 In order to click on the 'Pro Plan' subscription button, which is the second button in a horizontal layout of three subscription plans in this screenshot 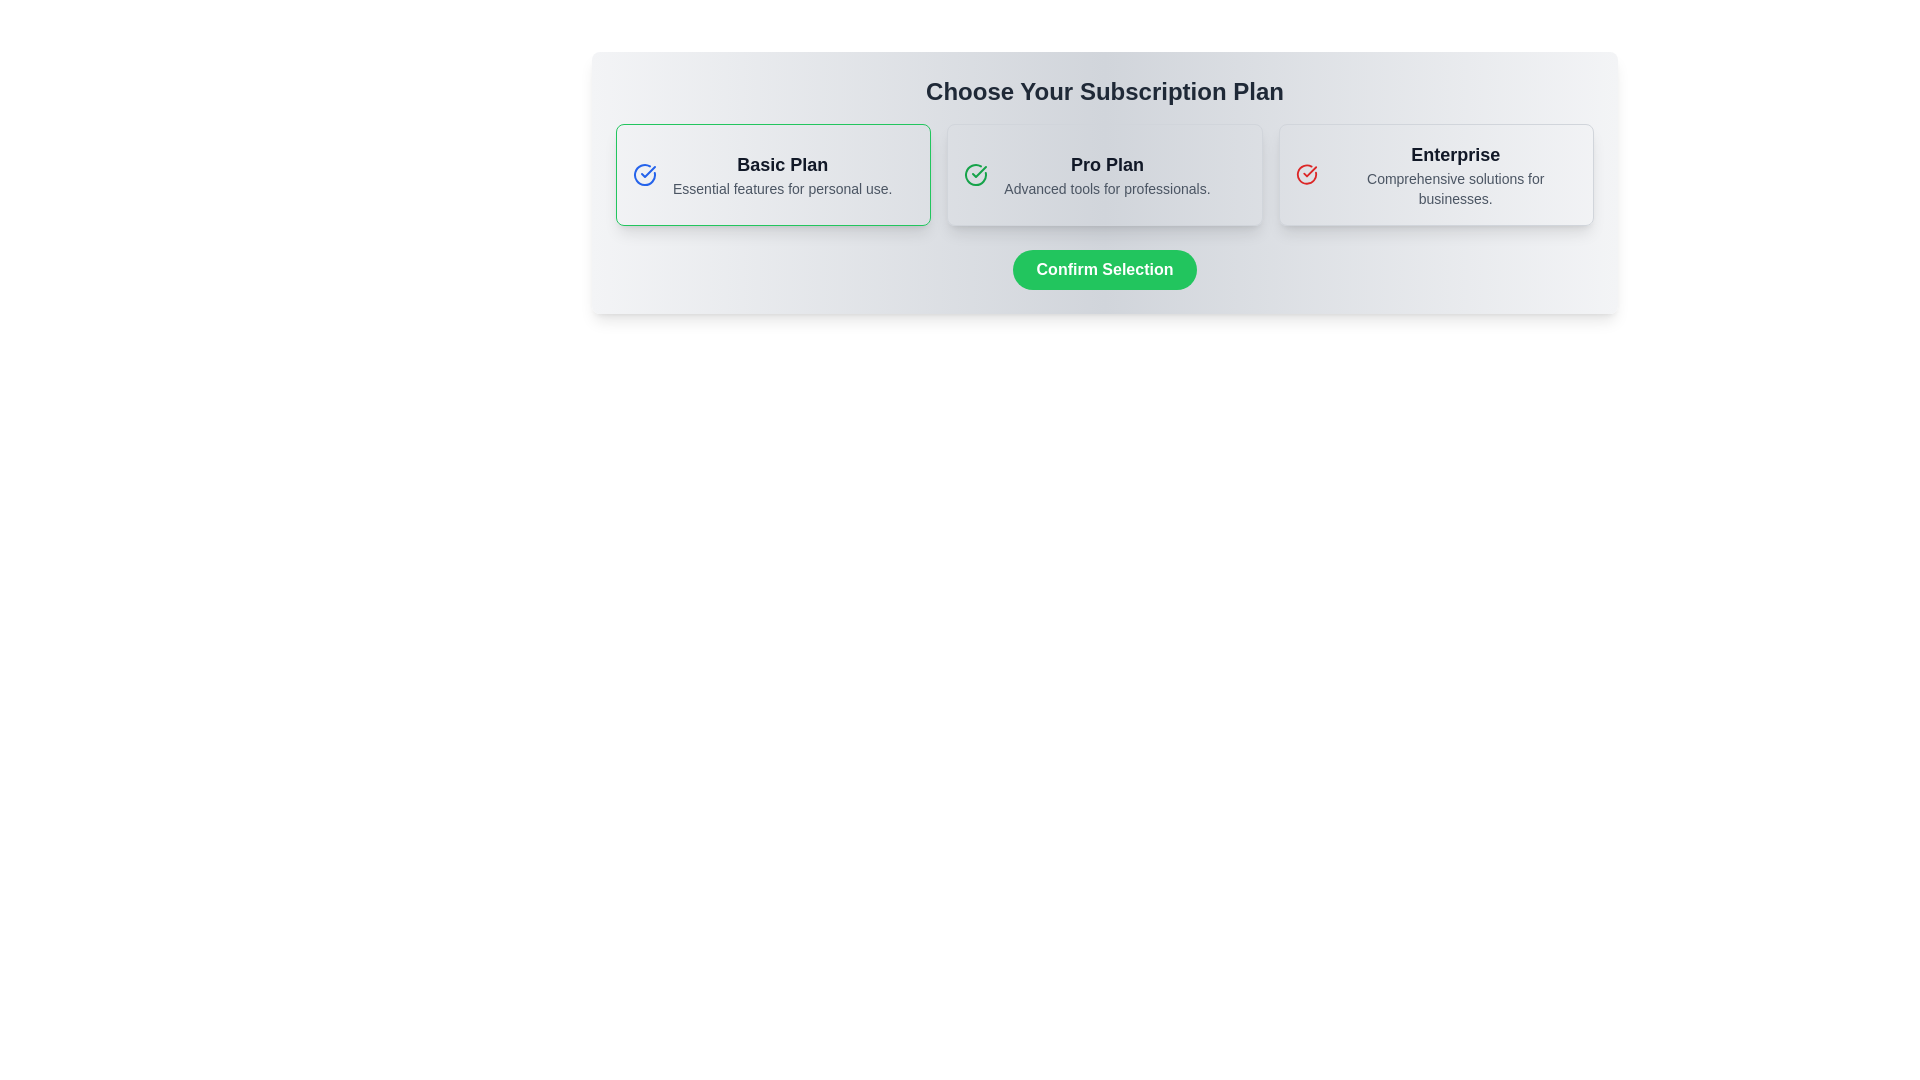, I will do `click(1103, 173)`.